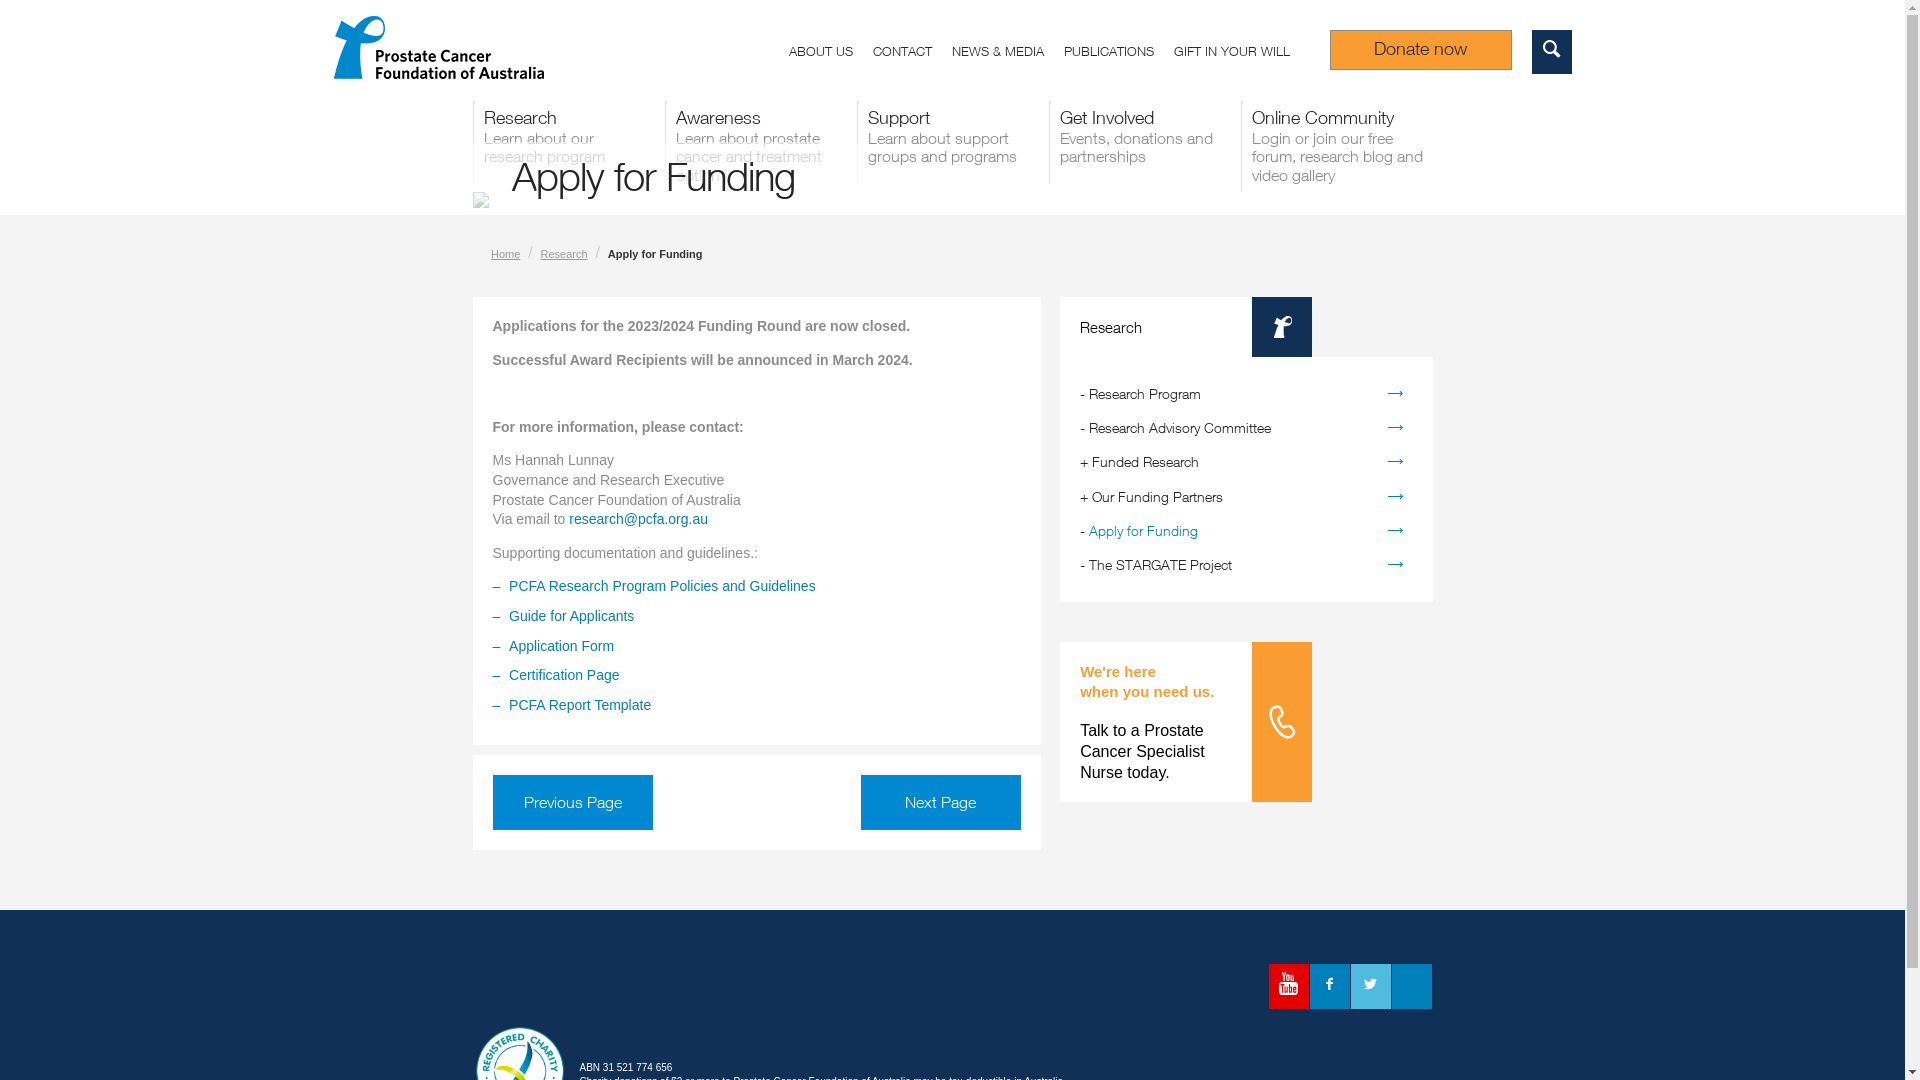 This screenshot has width=1920, height=1080. I want to click on 'Certification Page', so click(563, 675).